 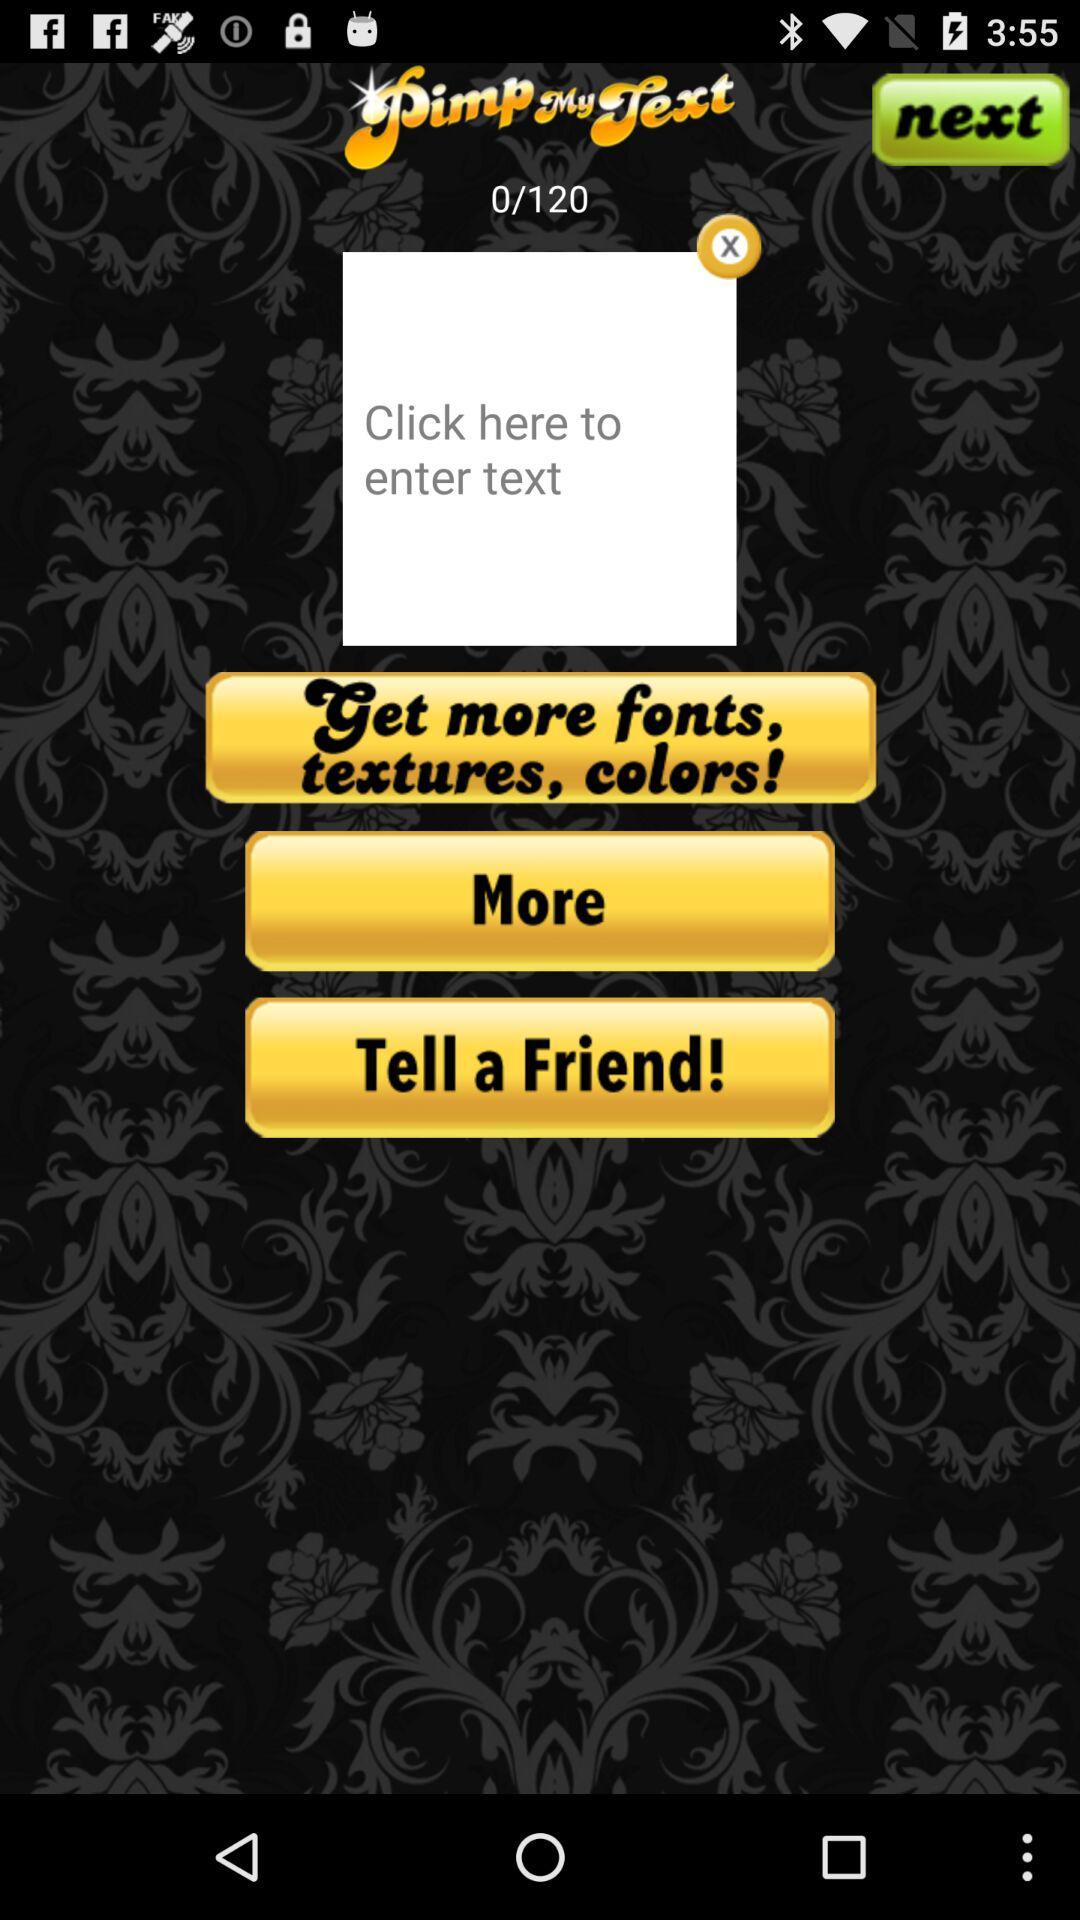 I want to click on text, so click(x=538, y=447).